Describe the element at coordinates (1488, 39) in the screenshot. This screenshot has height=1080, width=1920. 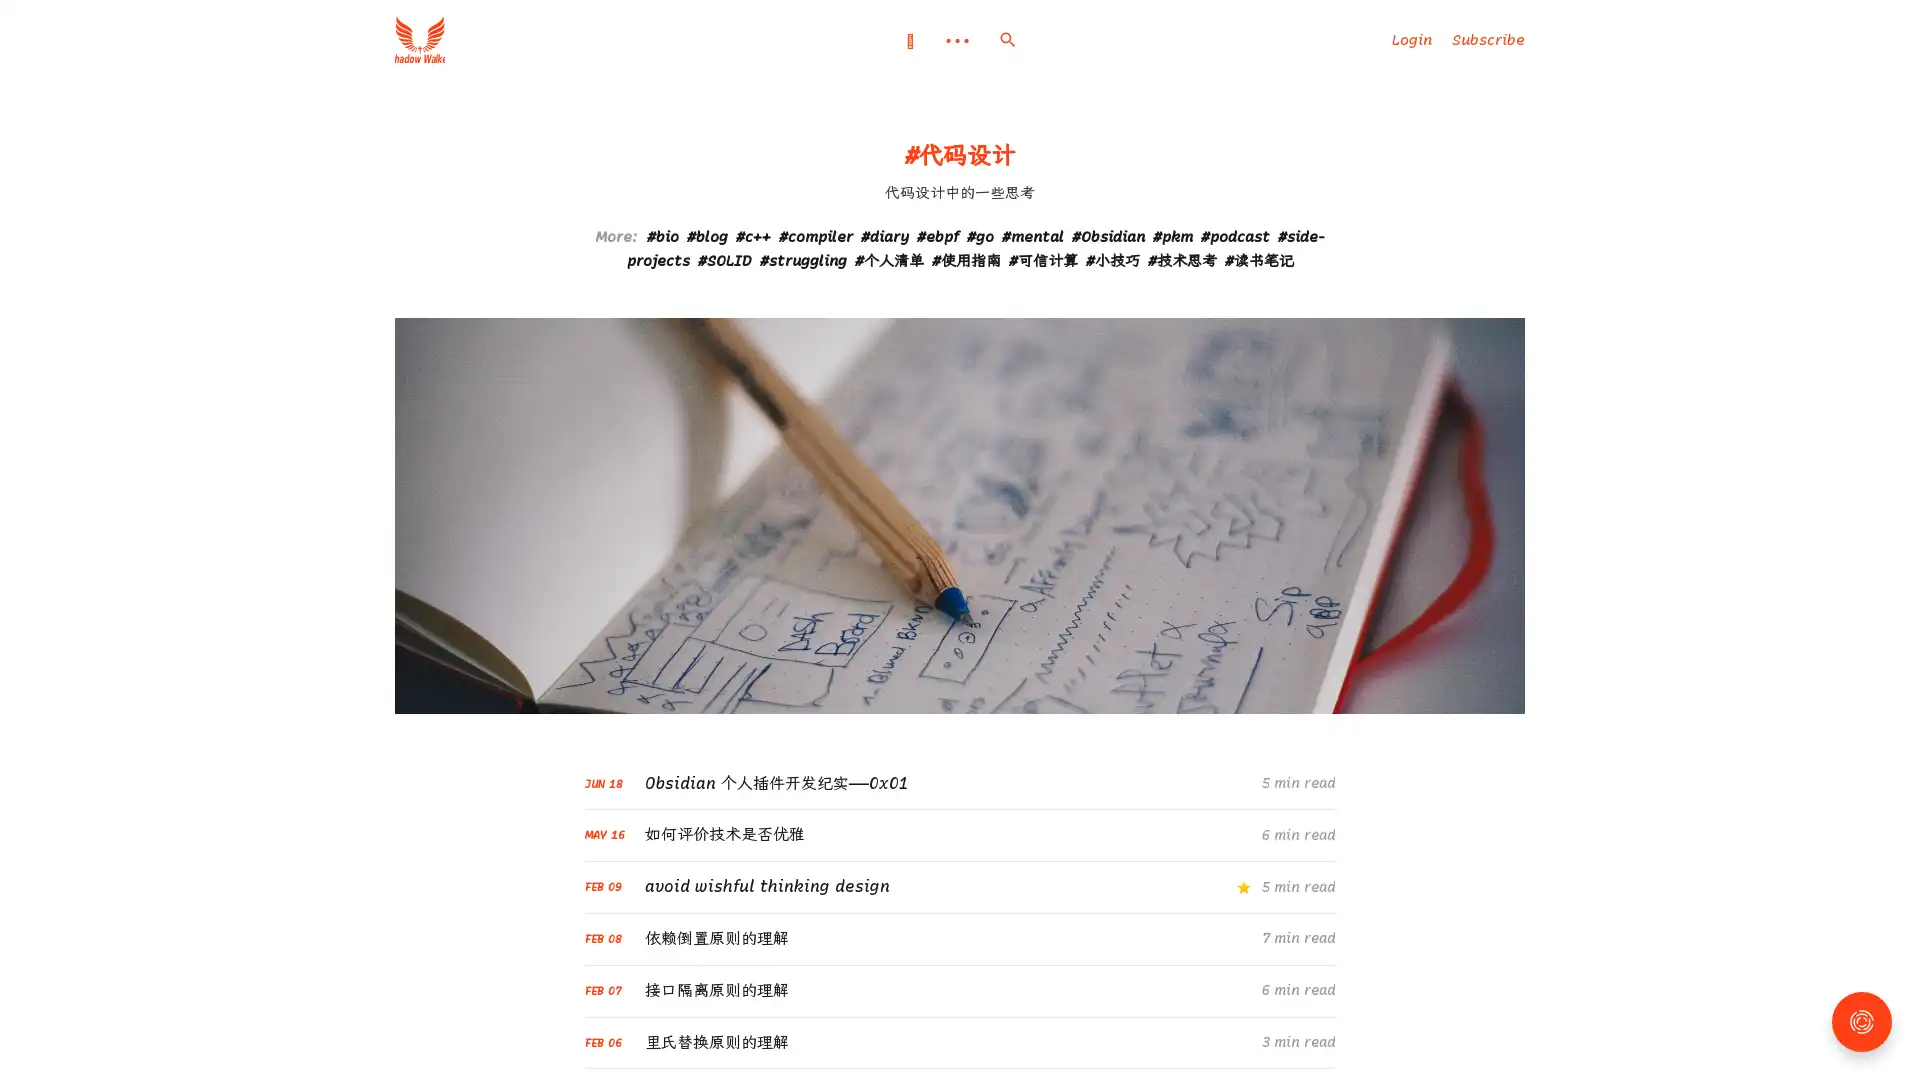
I see `Subscribe` at that location.